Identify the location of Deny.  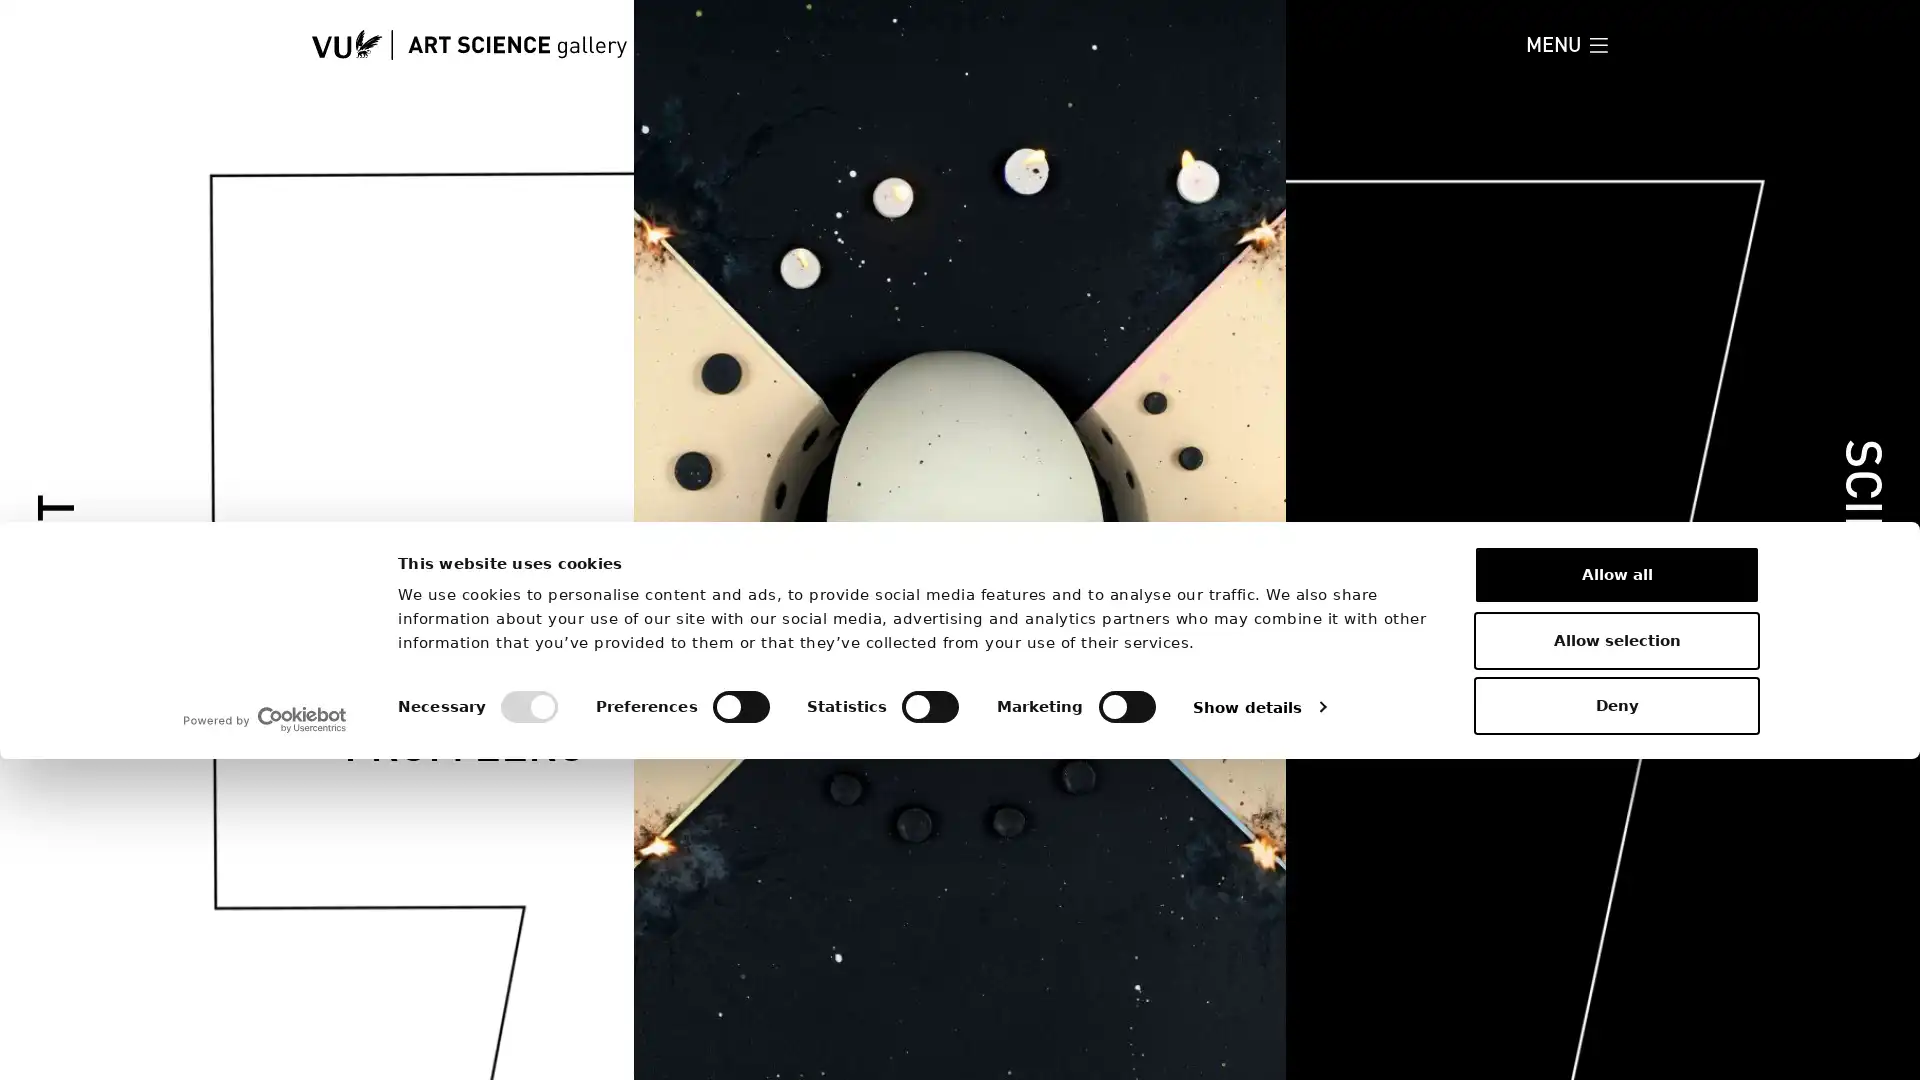
(1617, 1026).